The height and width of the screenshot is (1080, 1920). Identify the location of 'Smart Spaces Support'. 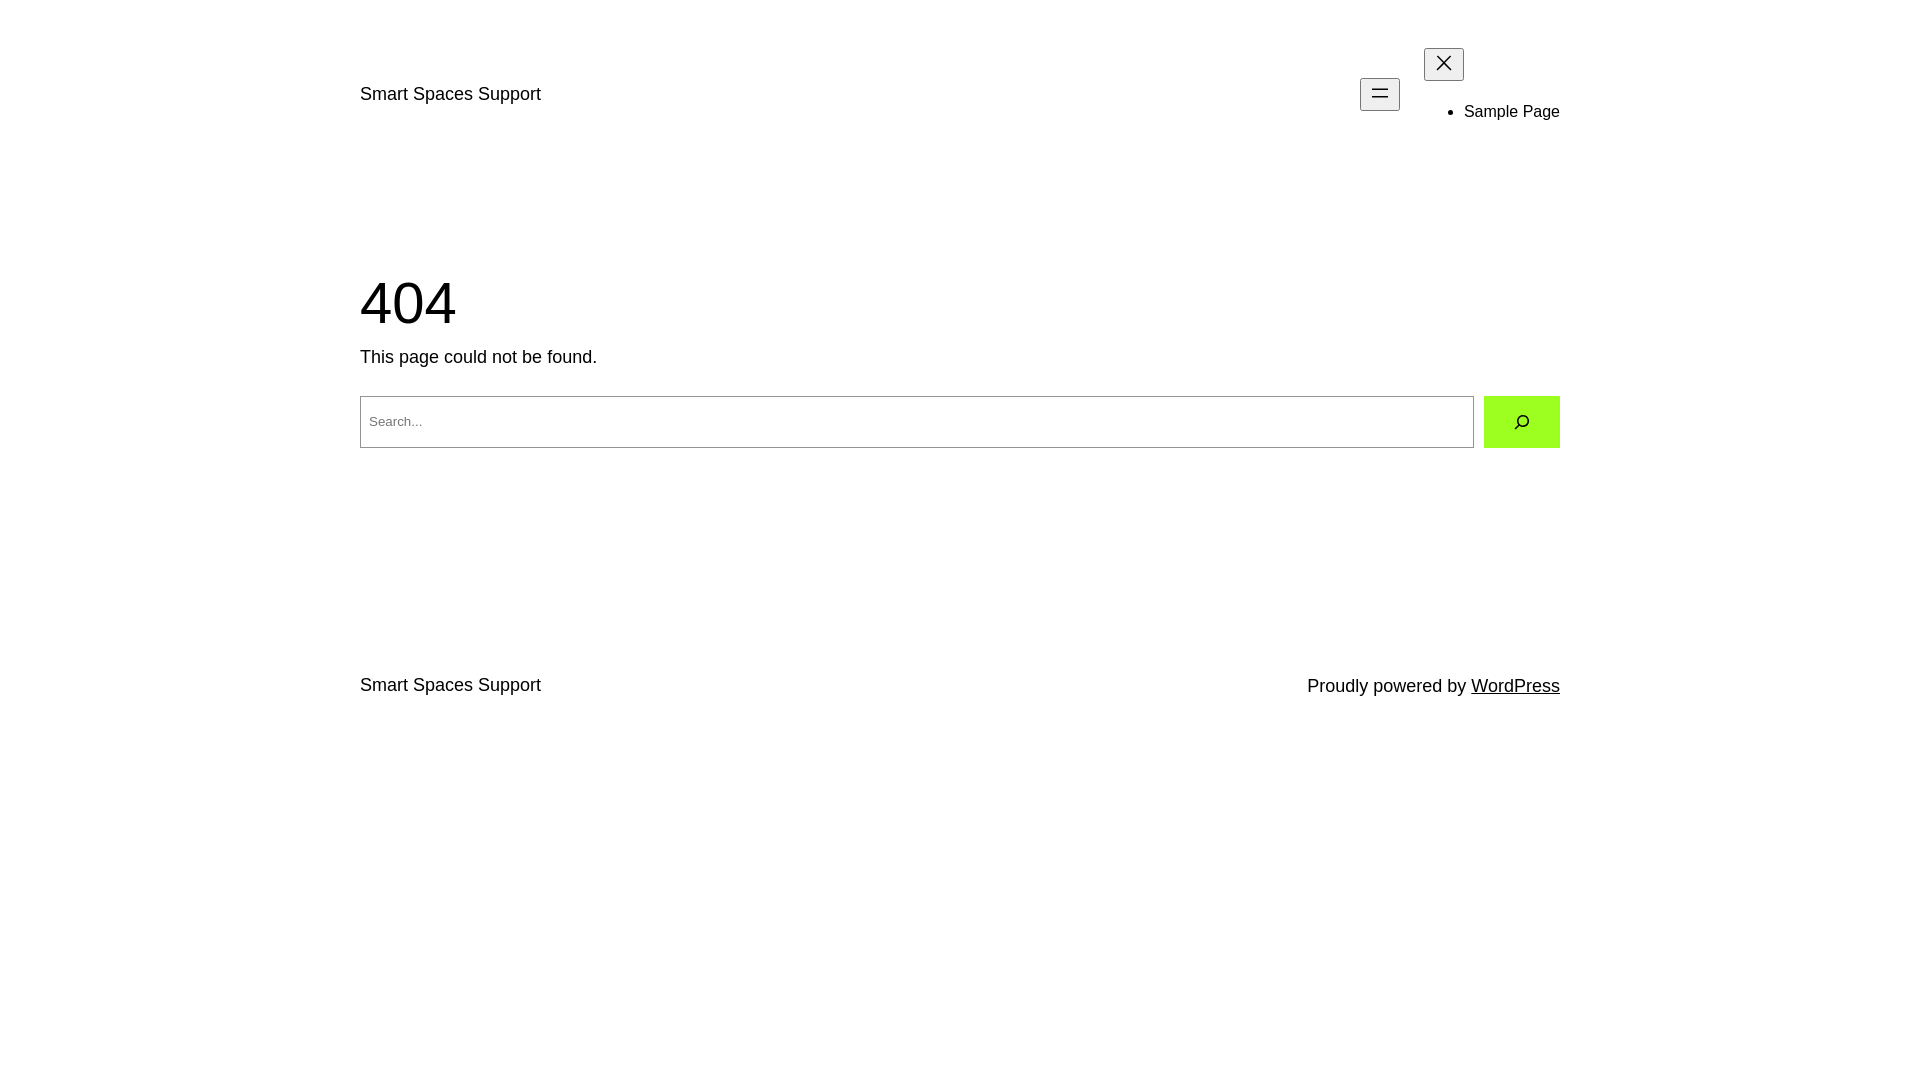
(449, 684).